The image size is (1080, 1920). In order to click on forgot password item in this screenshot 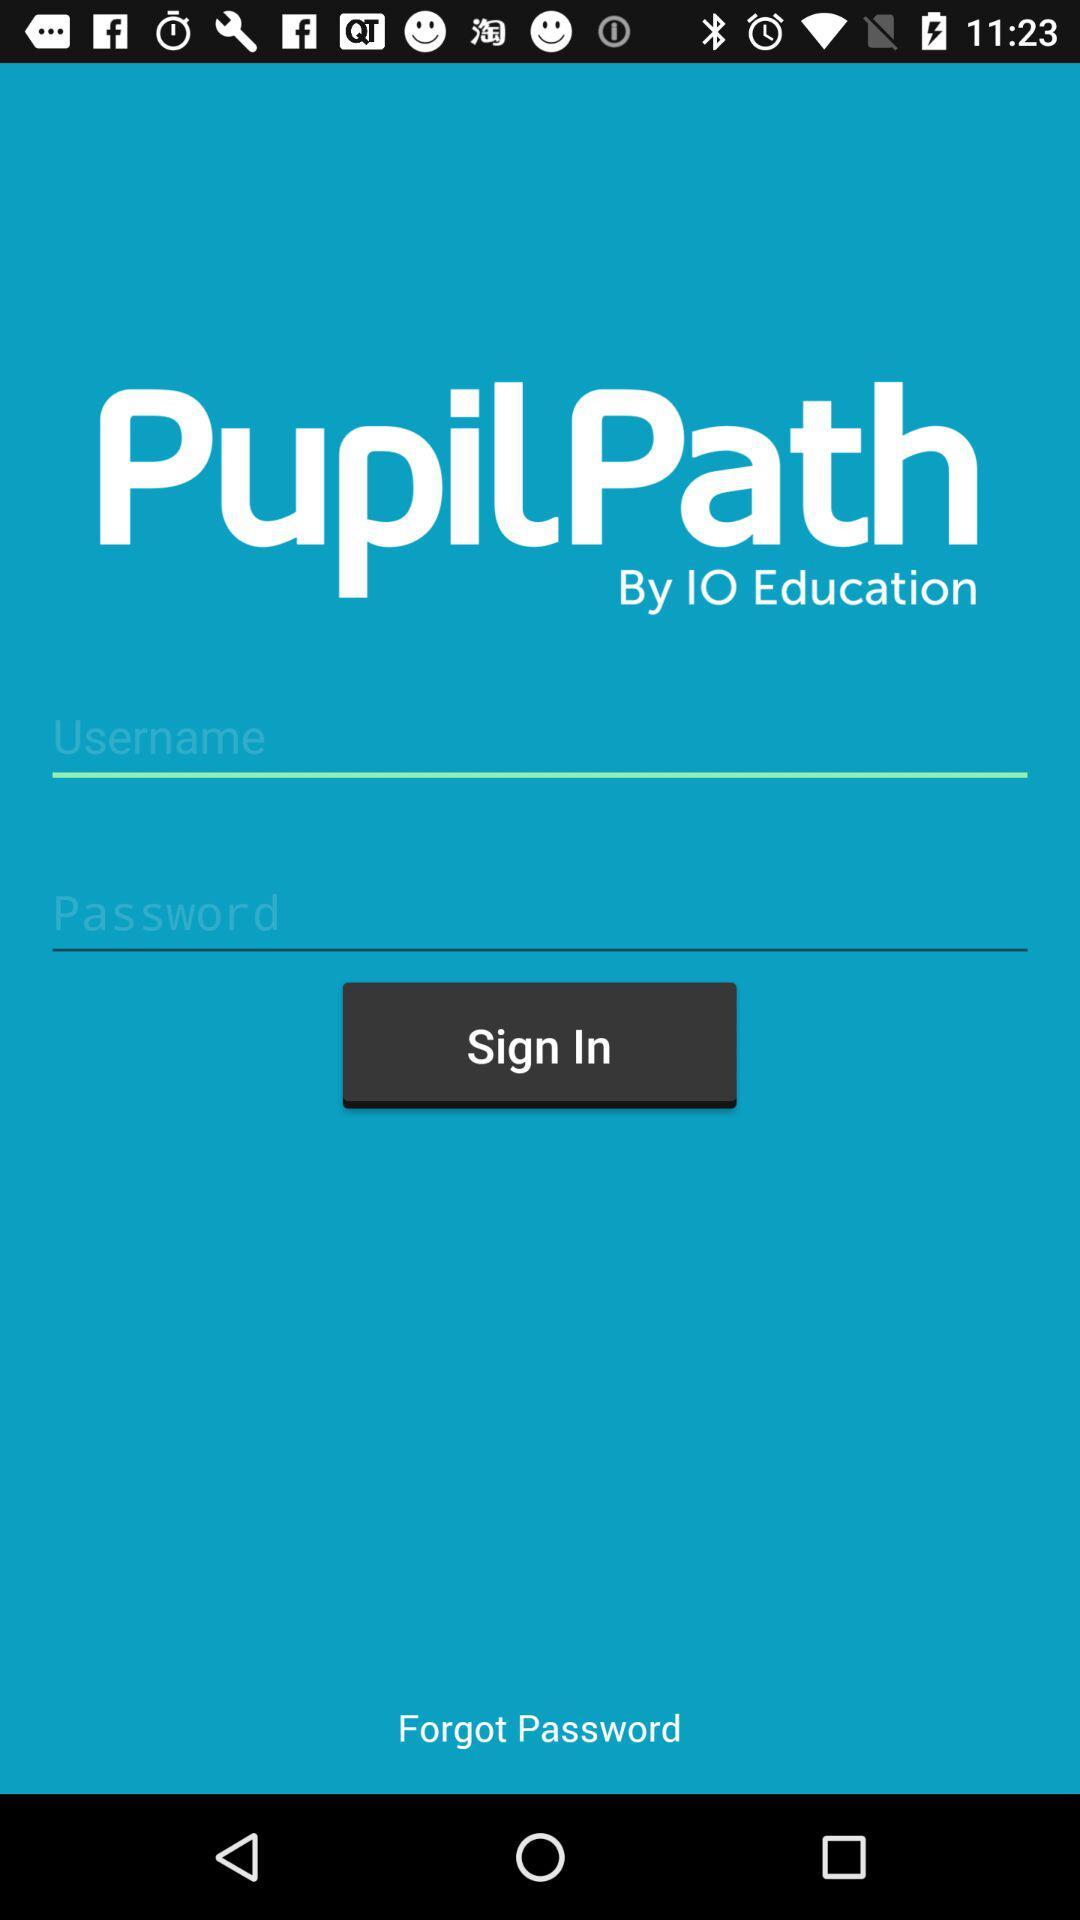, I will do `click(538, 1726)`.